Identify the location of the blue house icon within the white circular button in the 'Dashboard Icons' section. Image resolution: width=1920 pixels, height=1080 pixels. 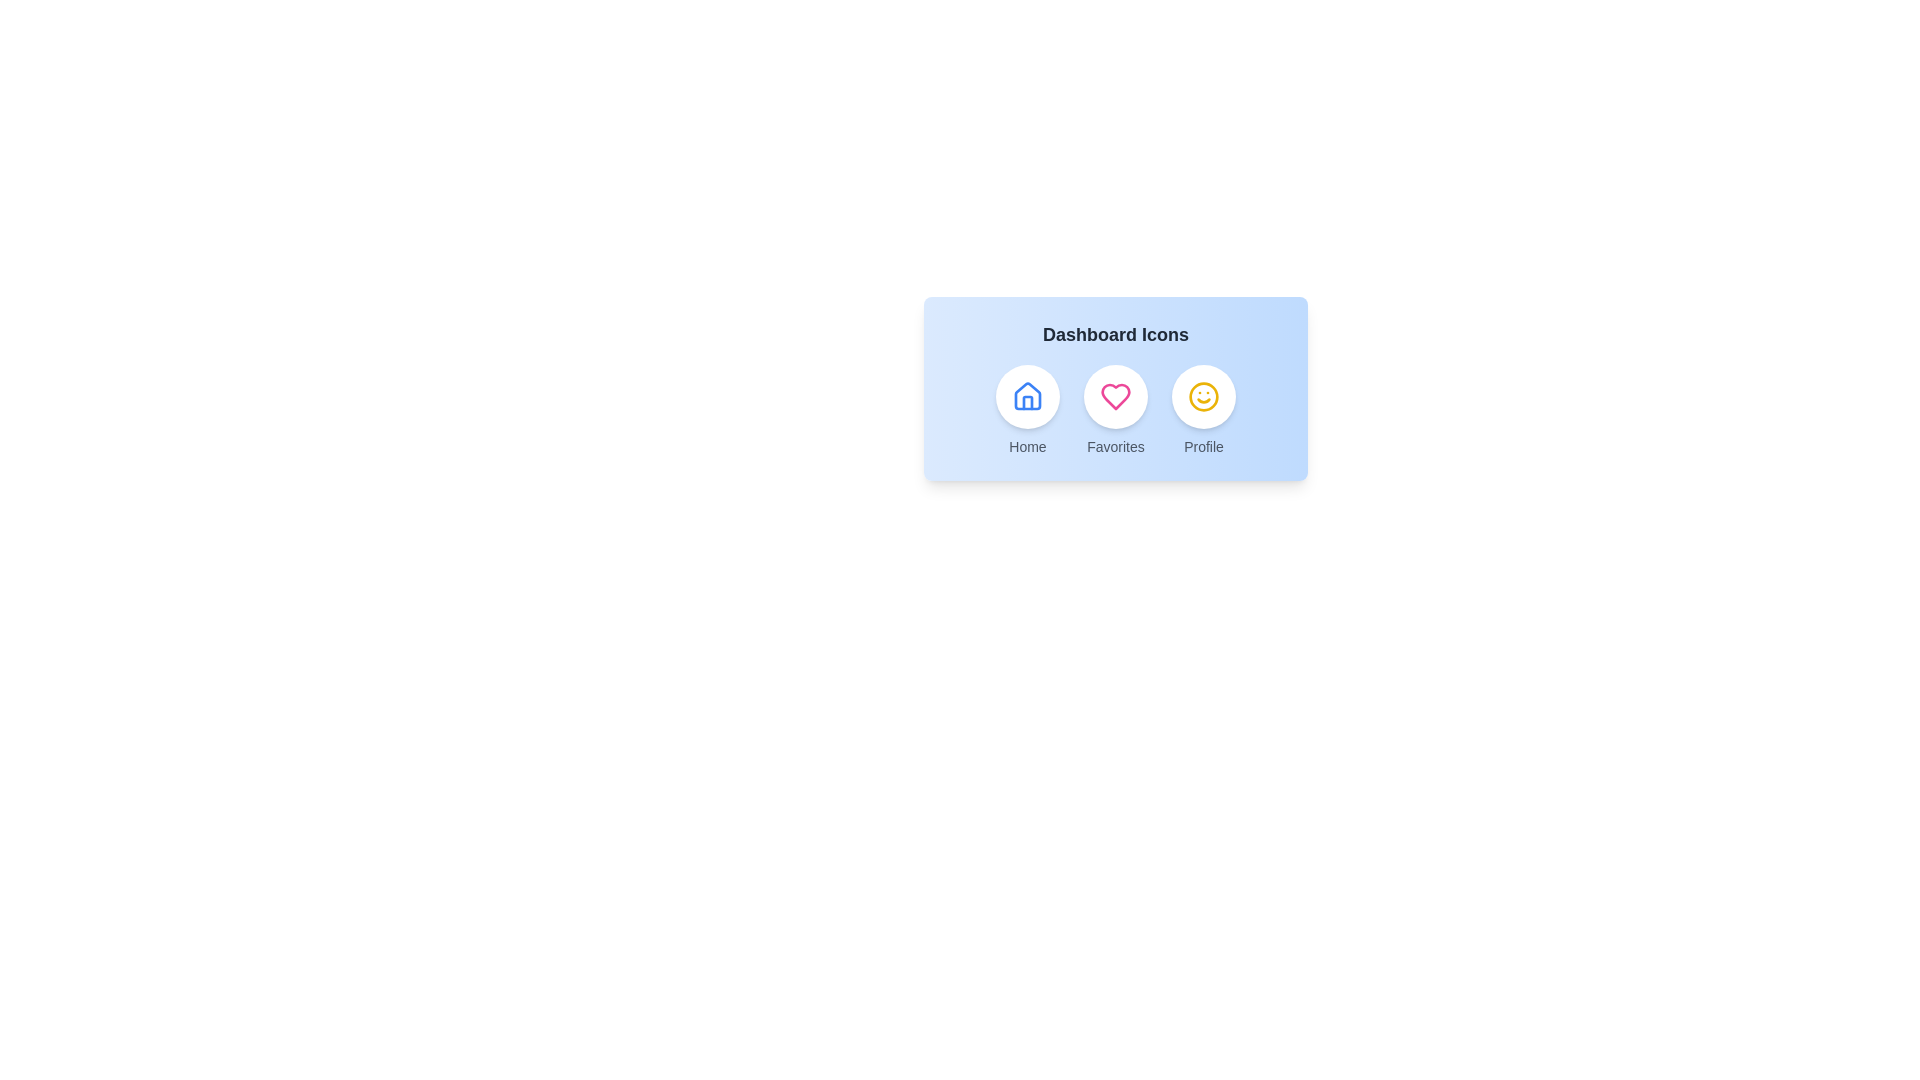
(1027, 397).